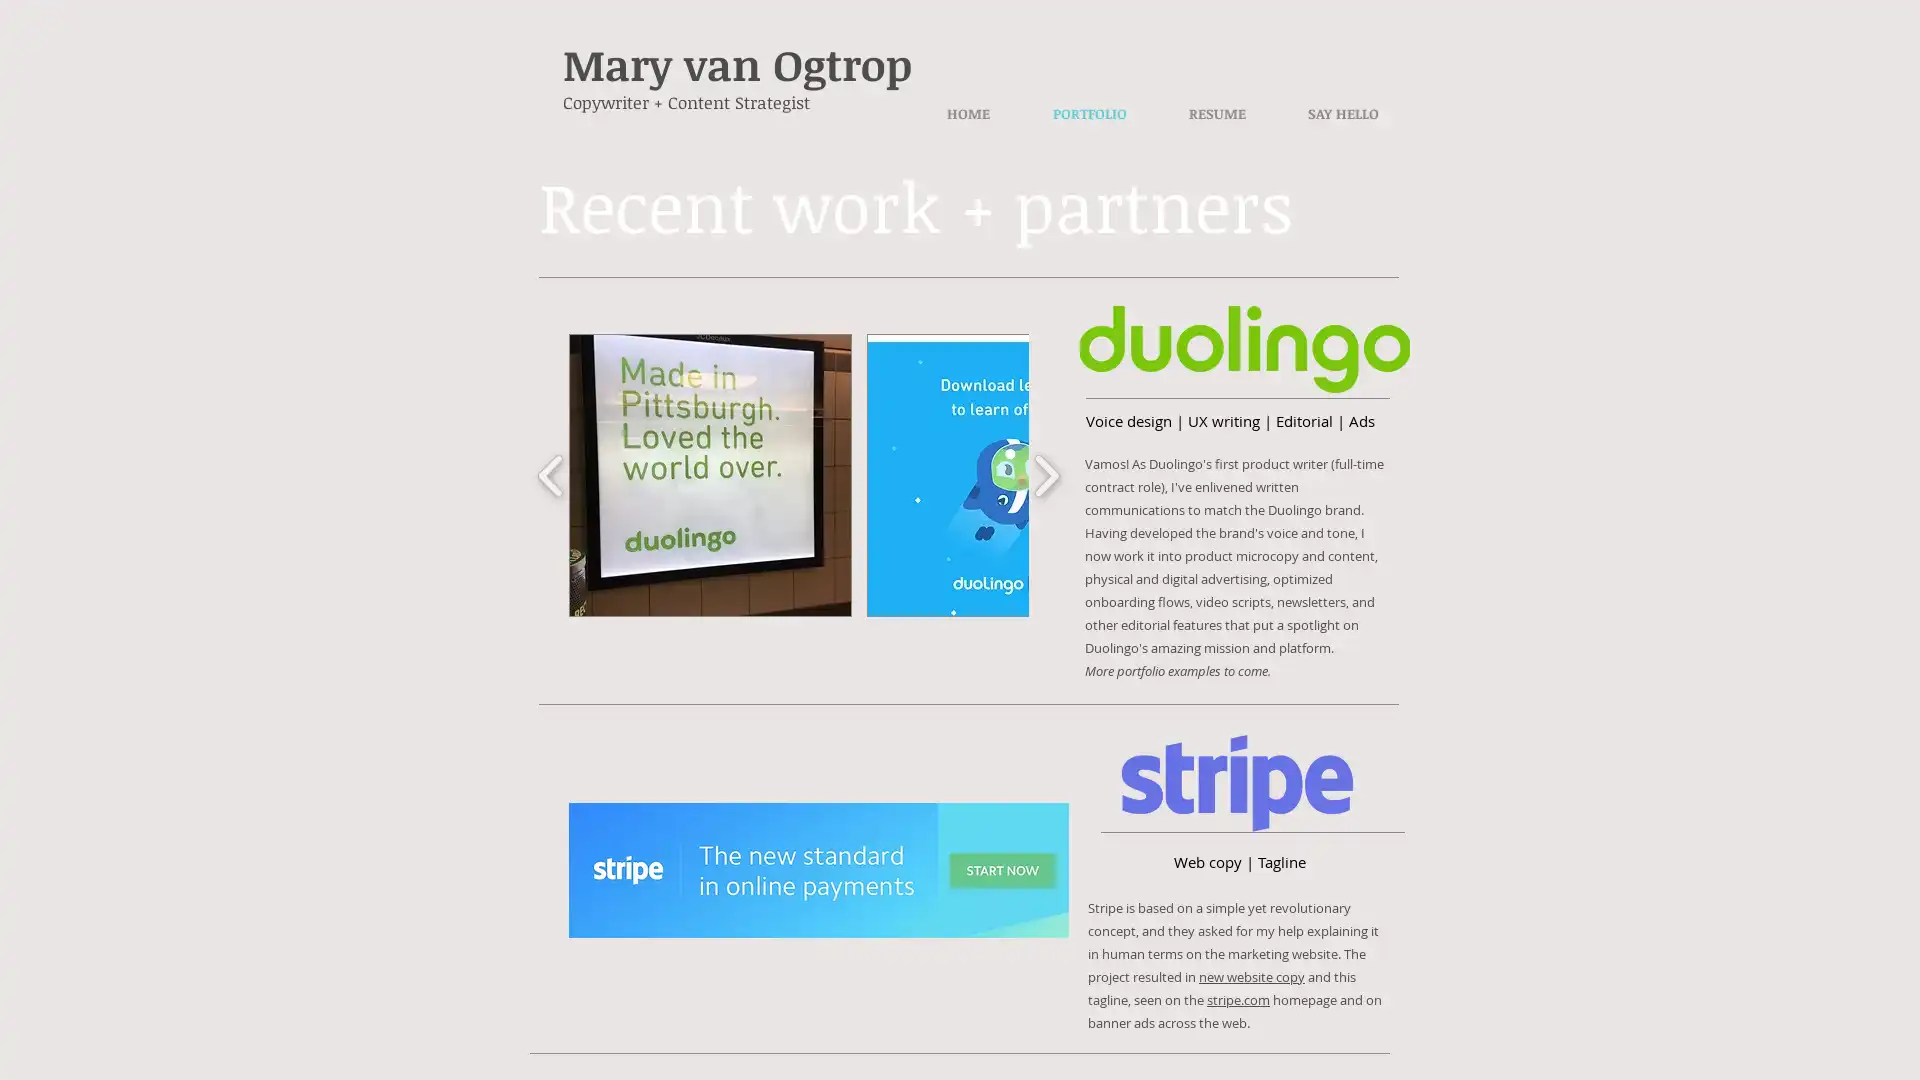  I want to click on play forward, so click(1045, 474).